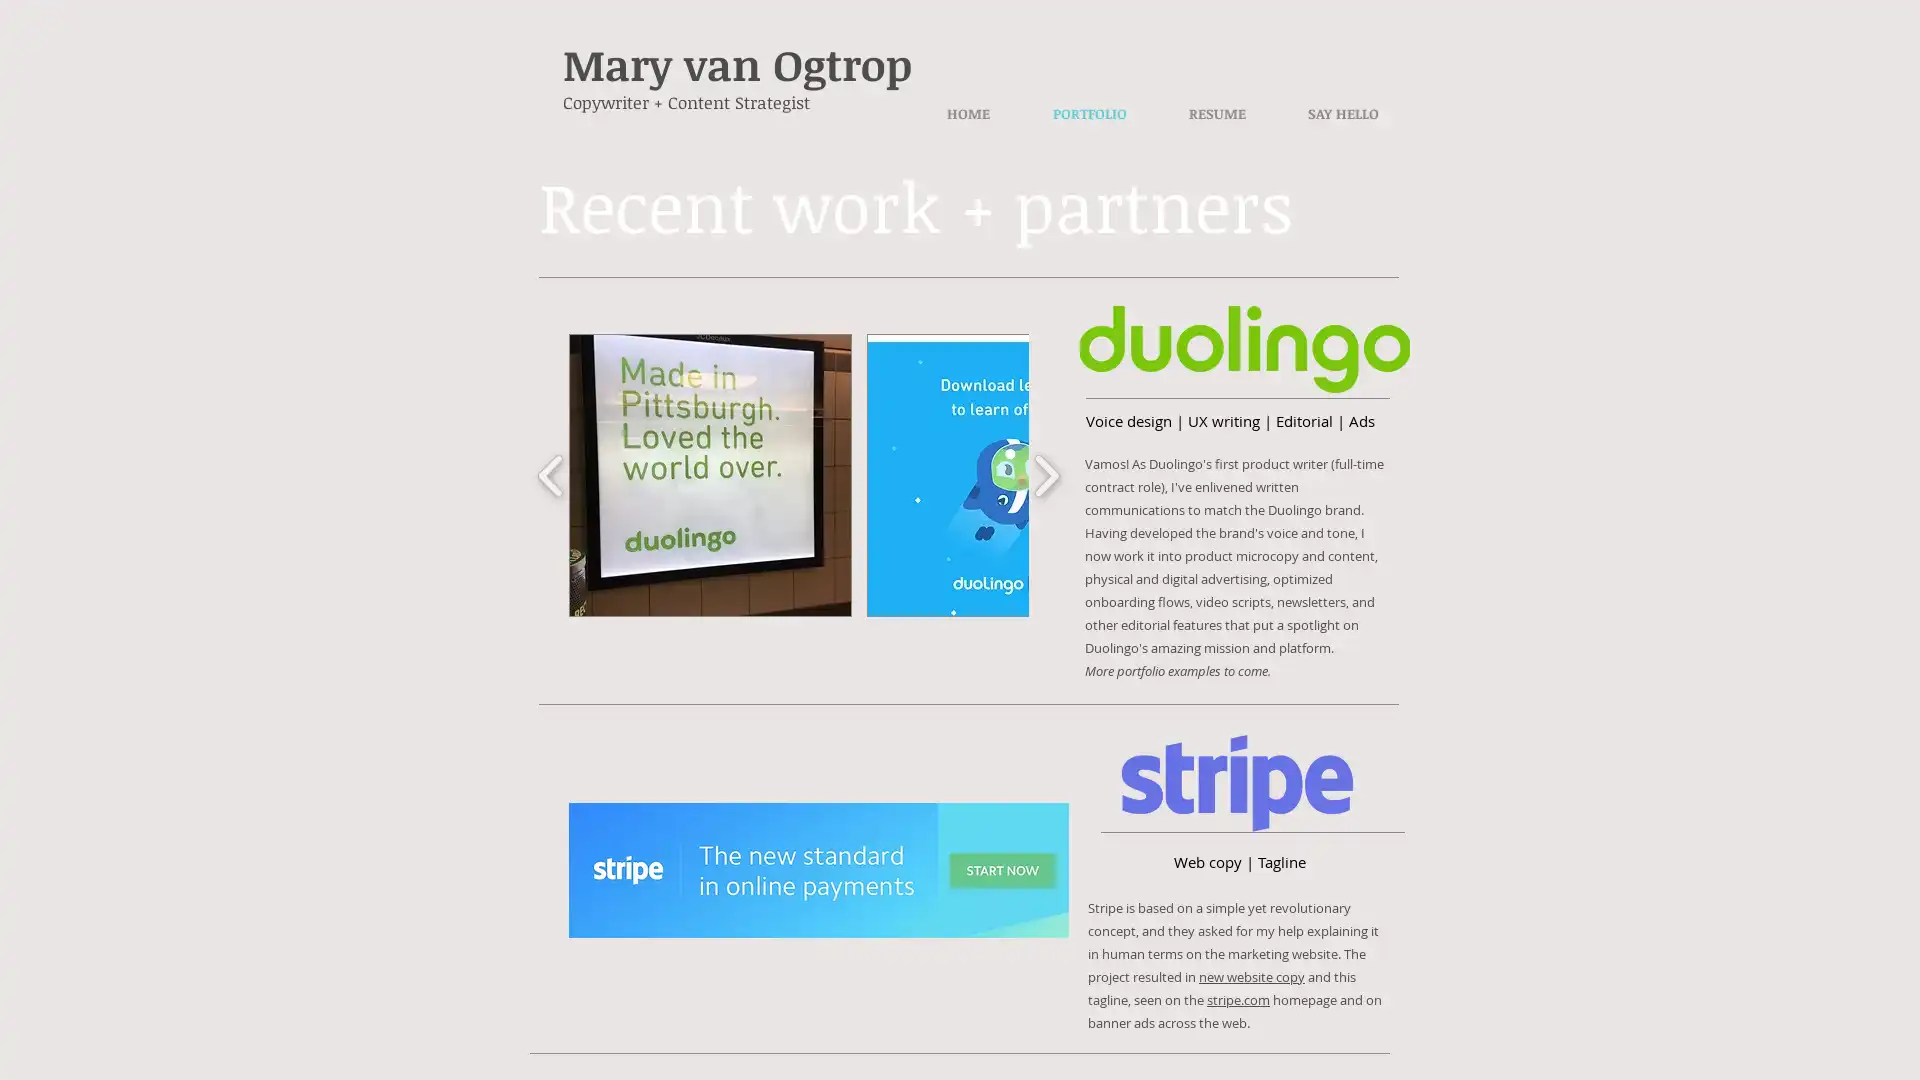  I want to click on play forward, so click(1045, 474).